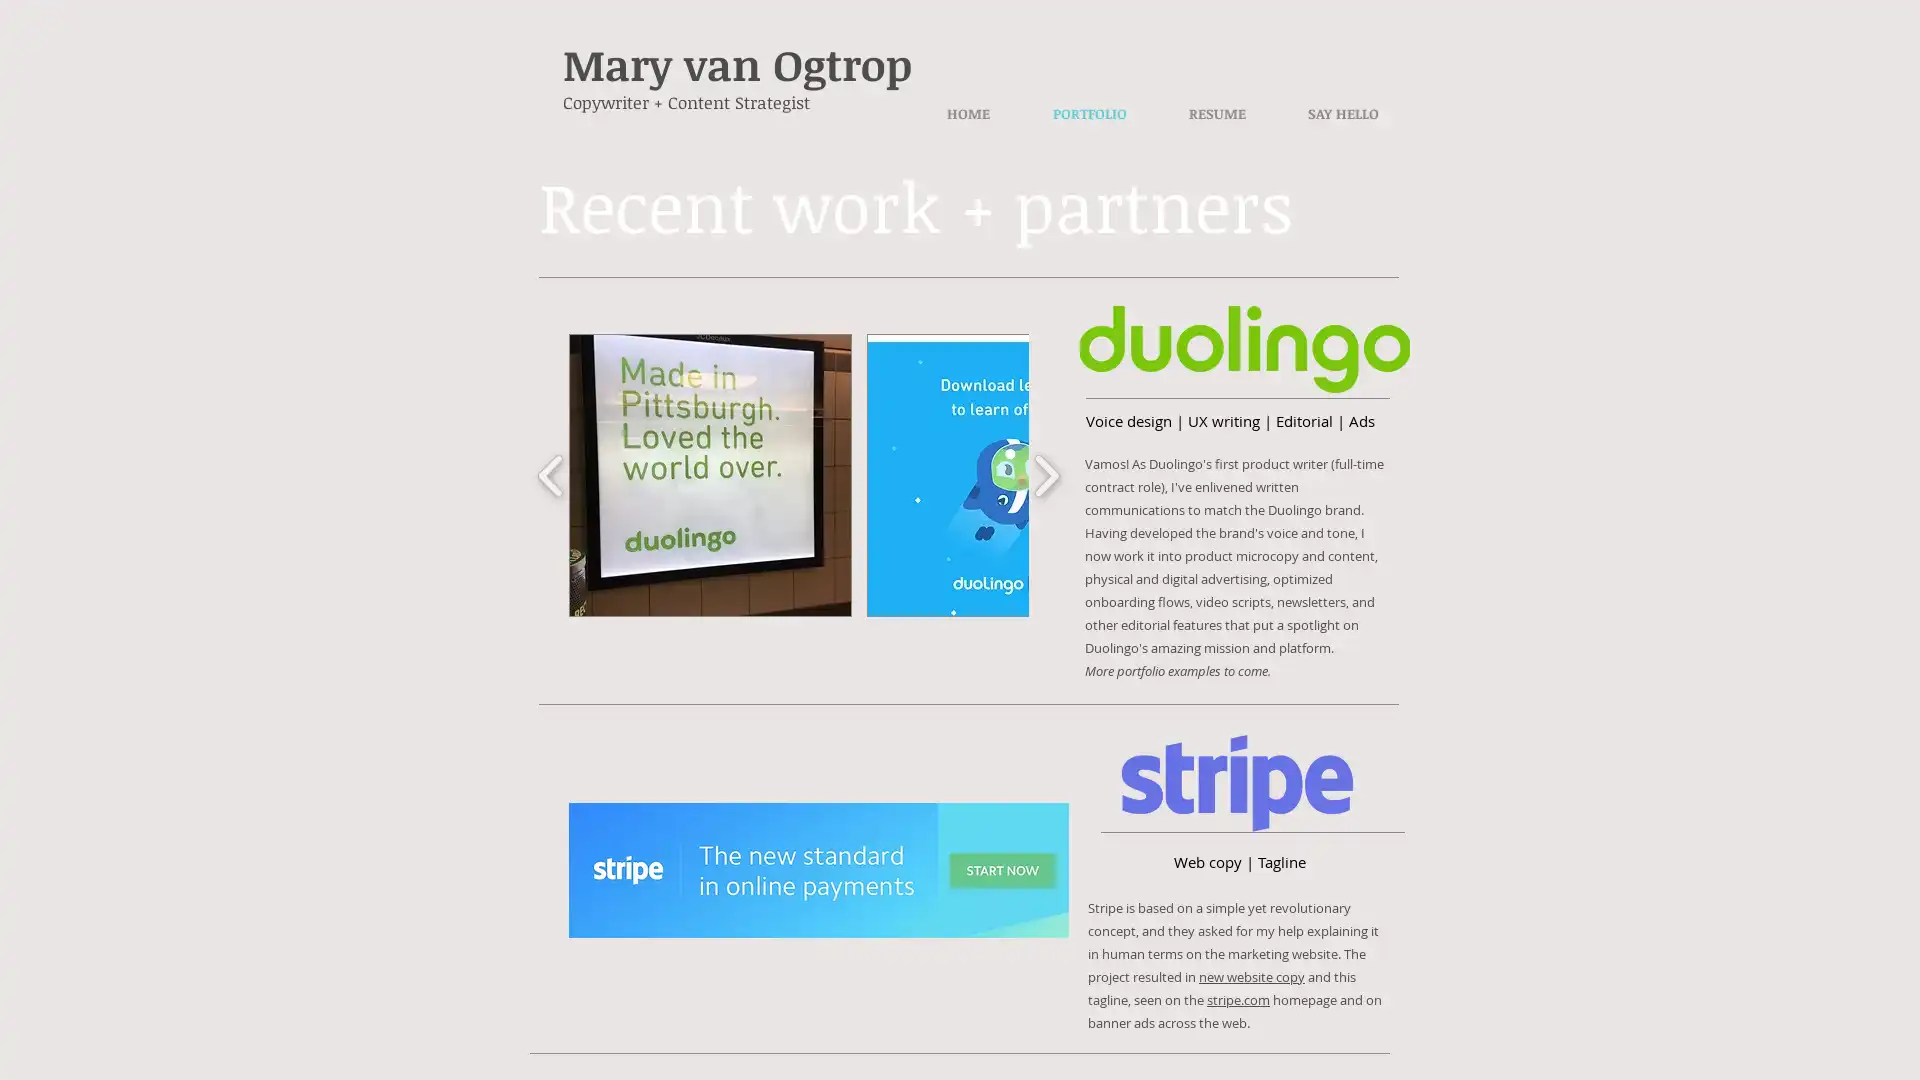  I want to click on play forward, so click(1045, 474).